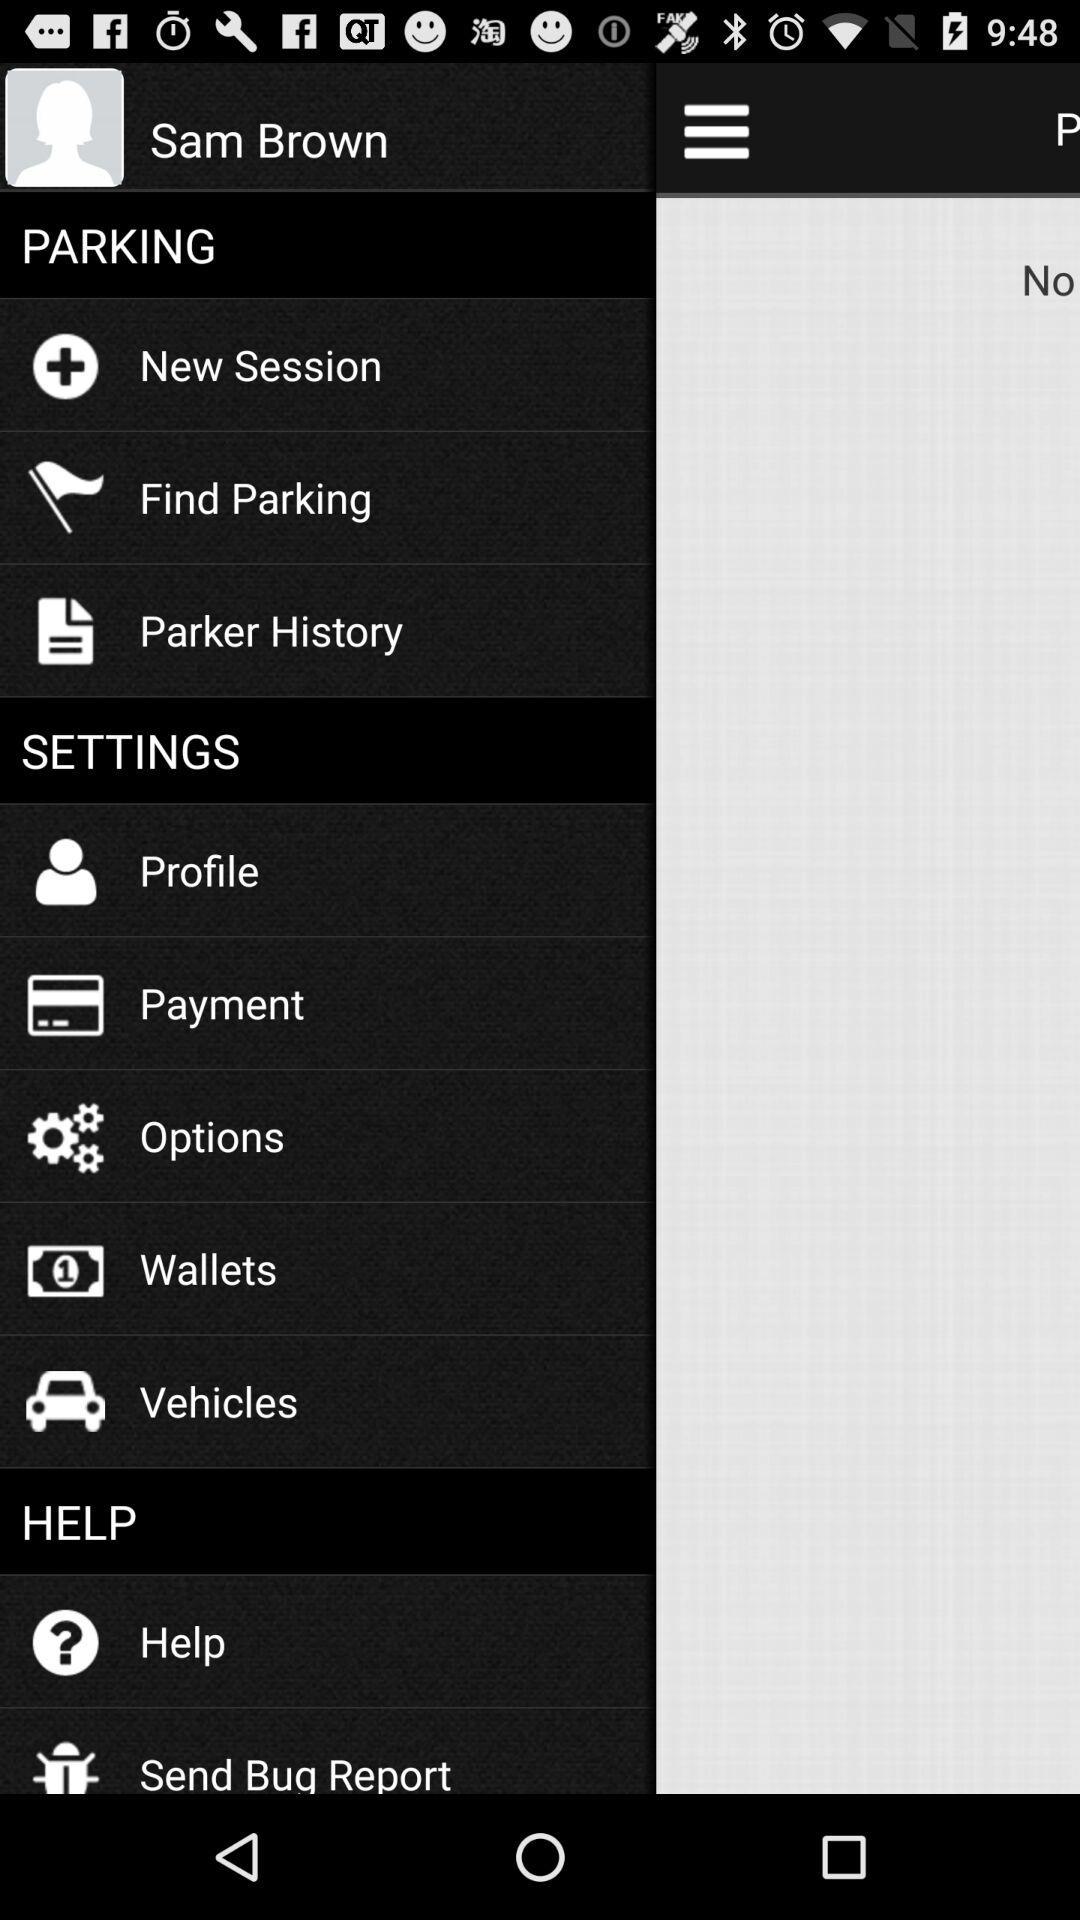  I want to click on icon below the wallets icon, so click(219, 1400).